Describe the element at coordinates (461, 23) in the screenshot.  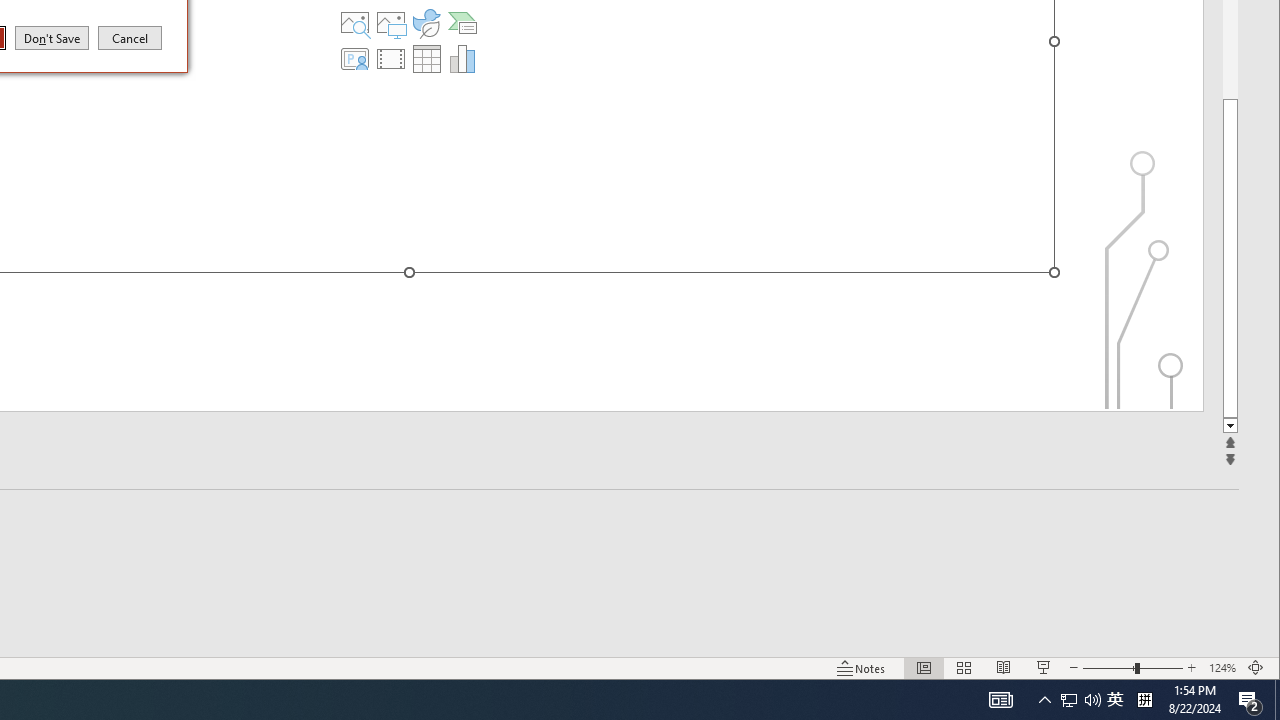
I see `'Insert a SmartArt Graphic'` at that location.